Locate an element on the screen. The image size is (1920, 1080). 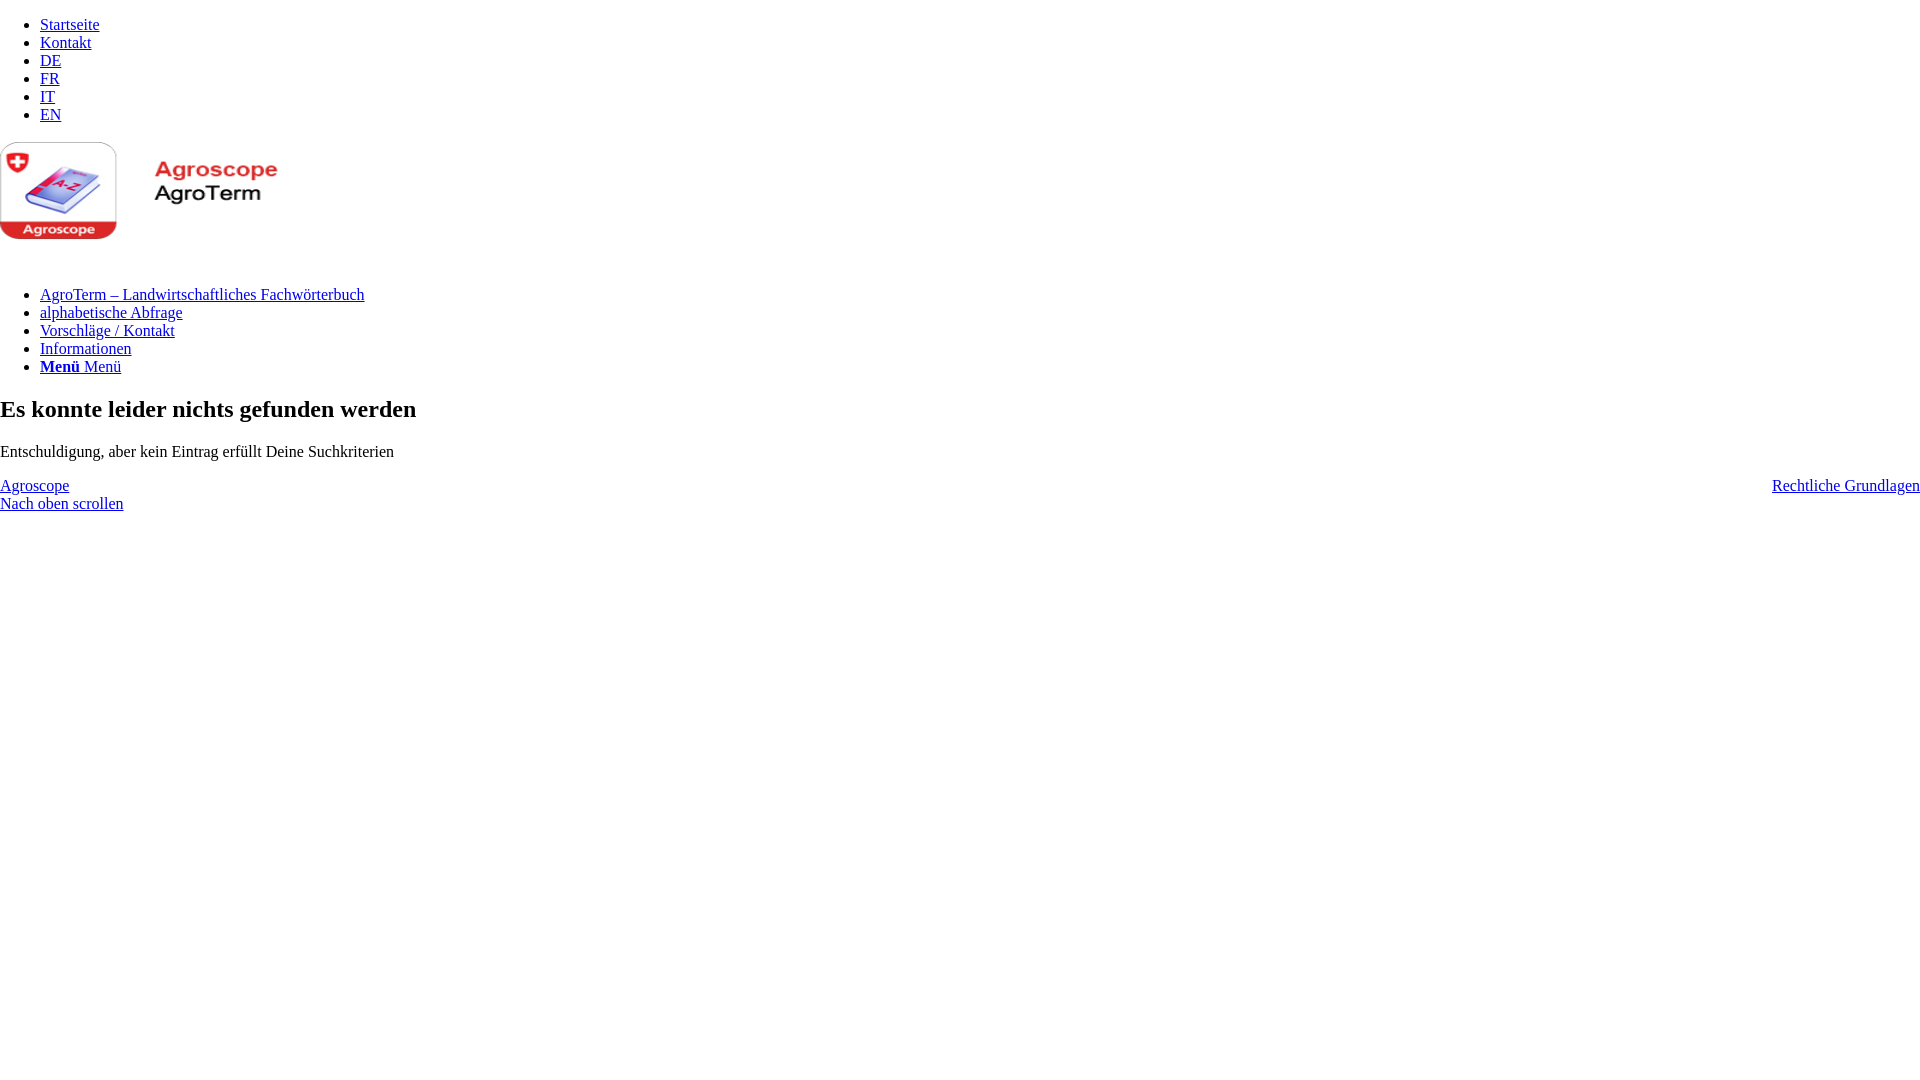
'Informationen' is located at coordinates (85, 347).